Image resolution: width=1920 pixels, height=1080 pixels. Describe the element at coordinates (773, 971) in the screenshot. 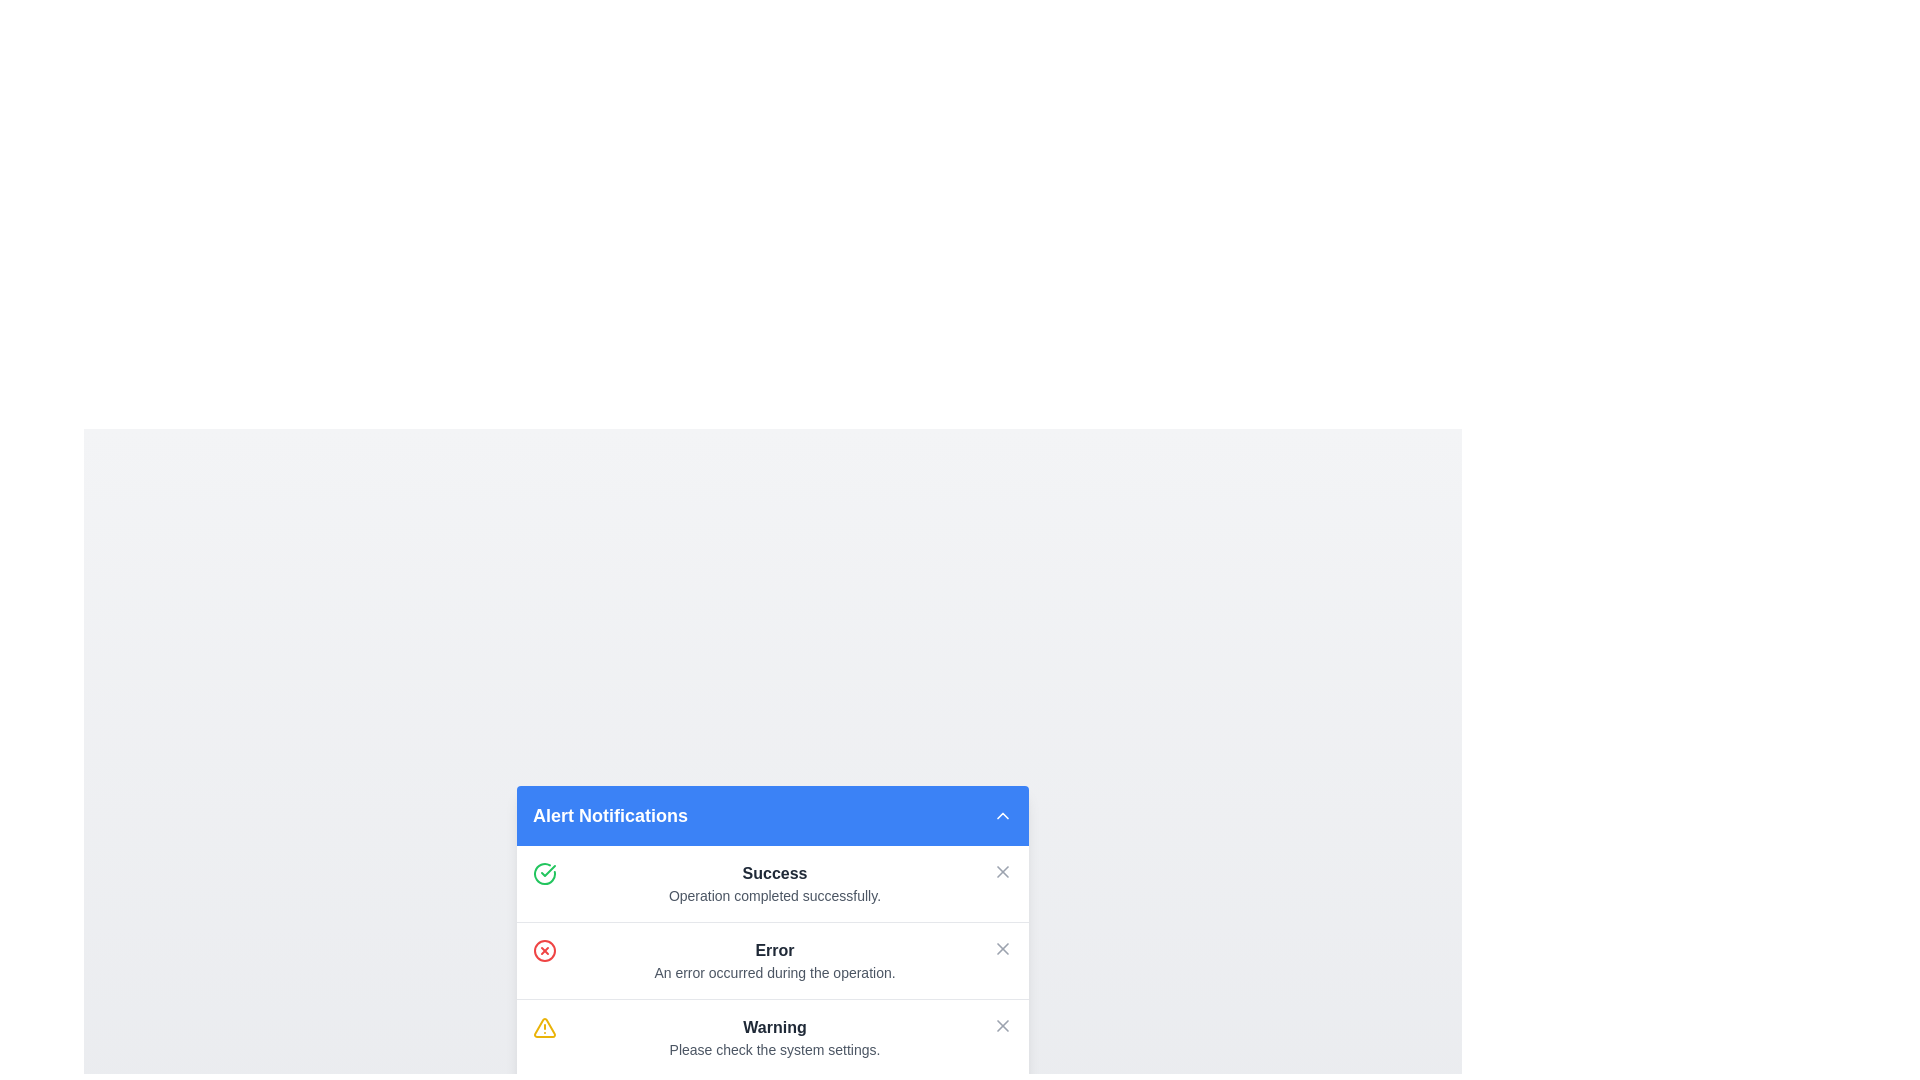

I see `the informational Text label located in the lower part of the 'Error' notification within the 'Alert Notifications' section, positioned immediately below the bold 'Error' heading` at that location.